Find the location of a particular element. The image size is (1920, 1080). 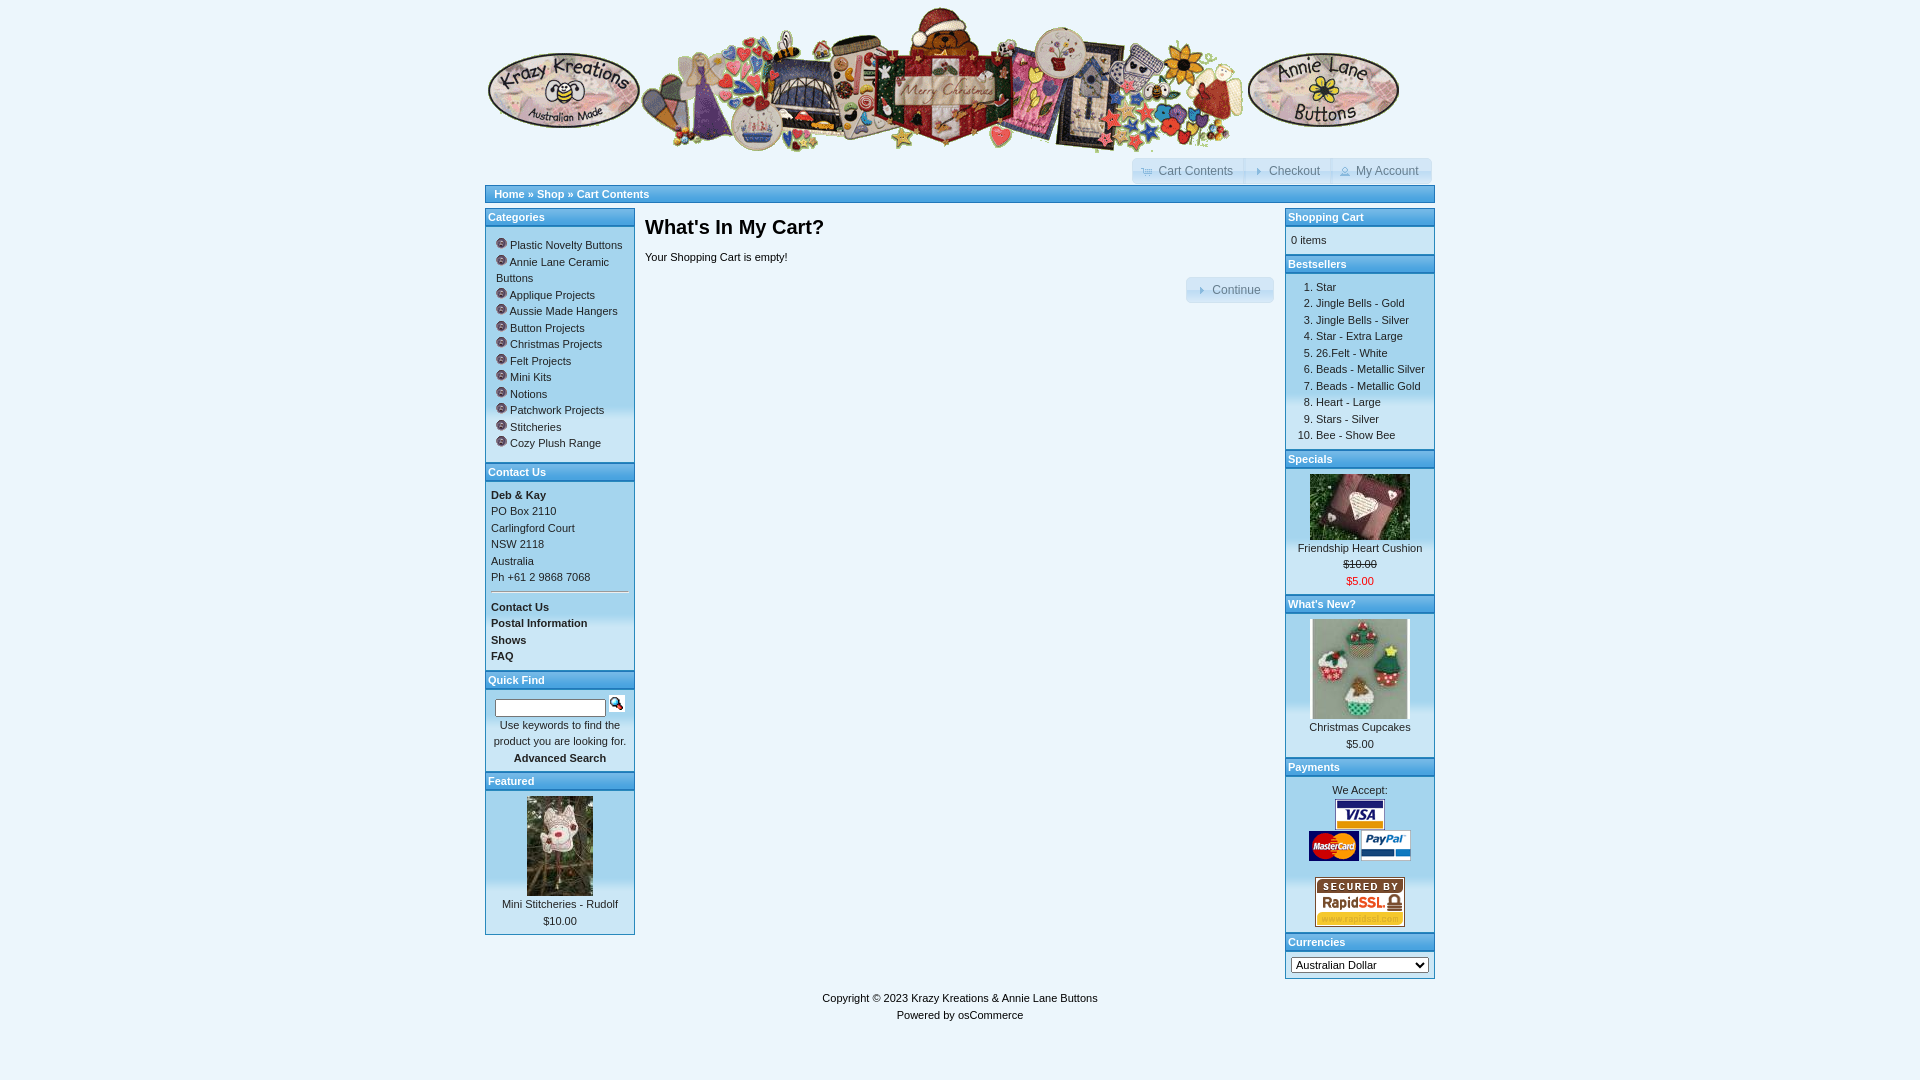

'Shopping Cart' is located at coordinates (1325, 216).